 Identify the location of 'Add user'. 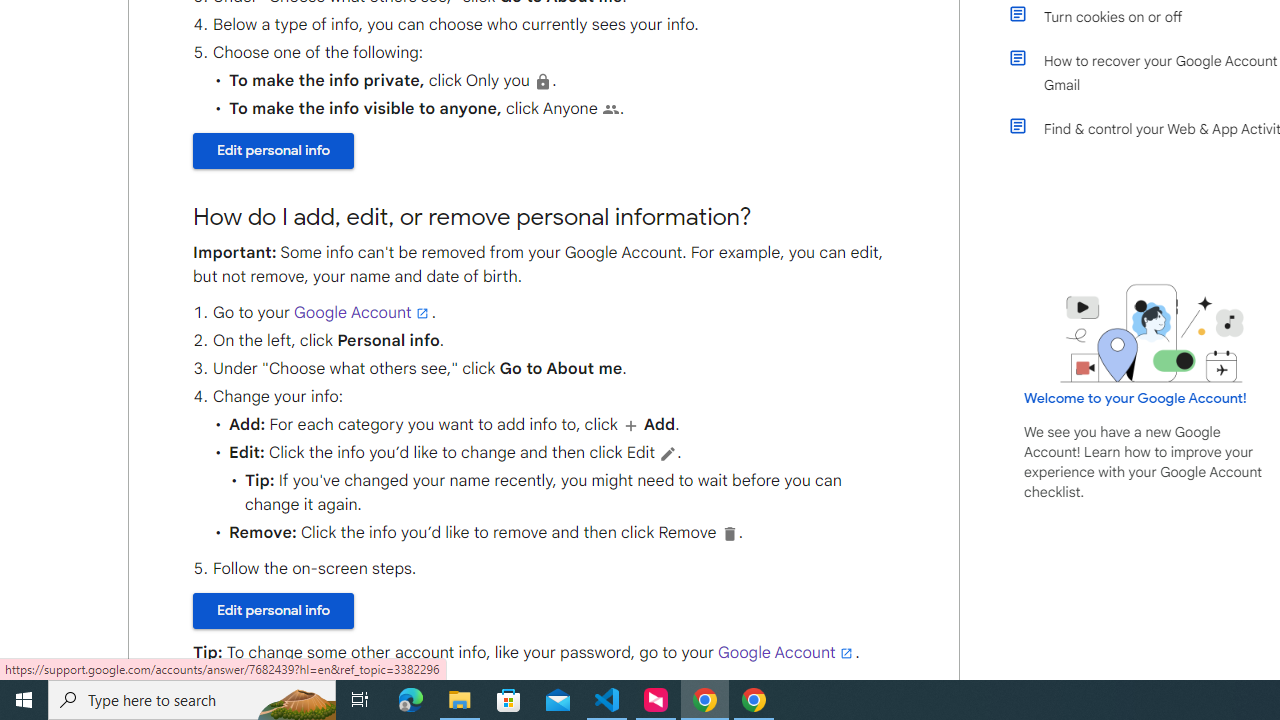
(630, 424).